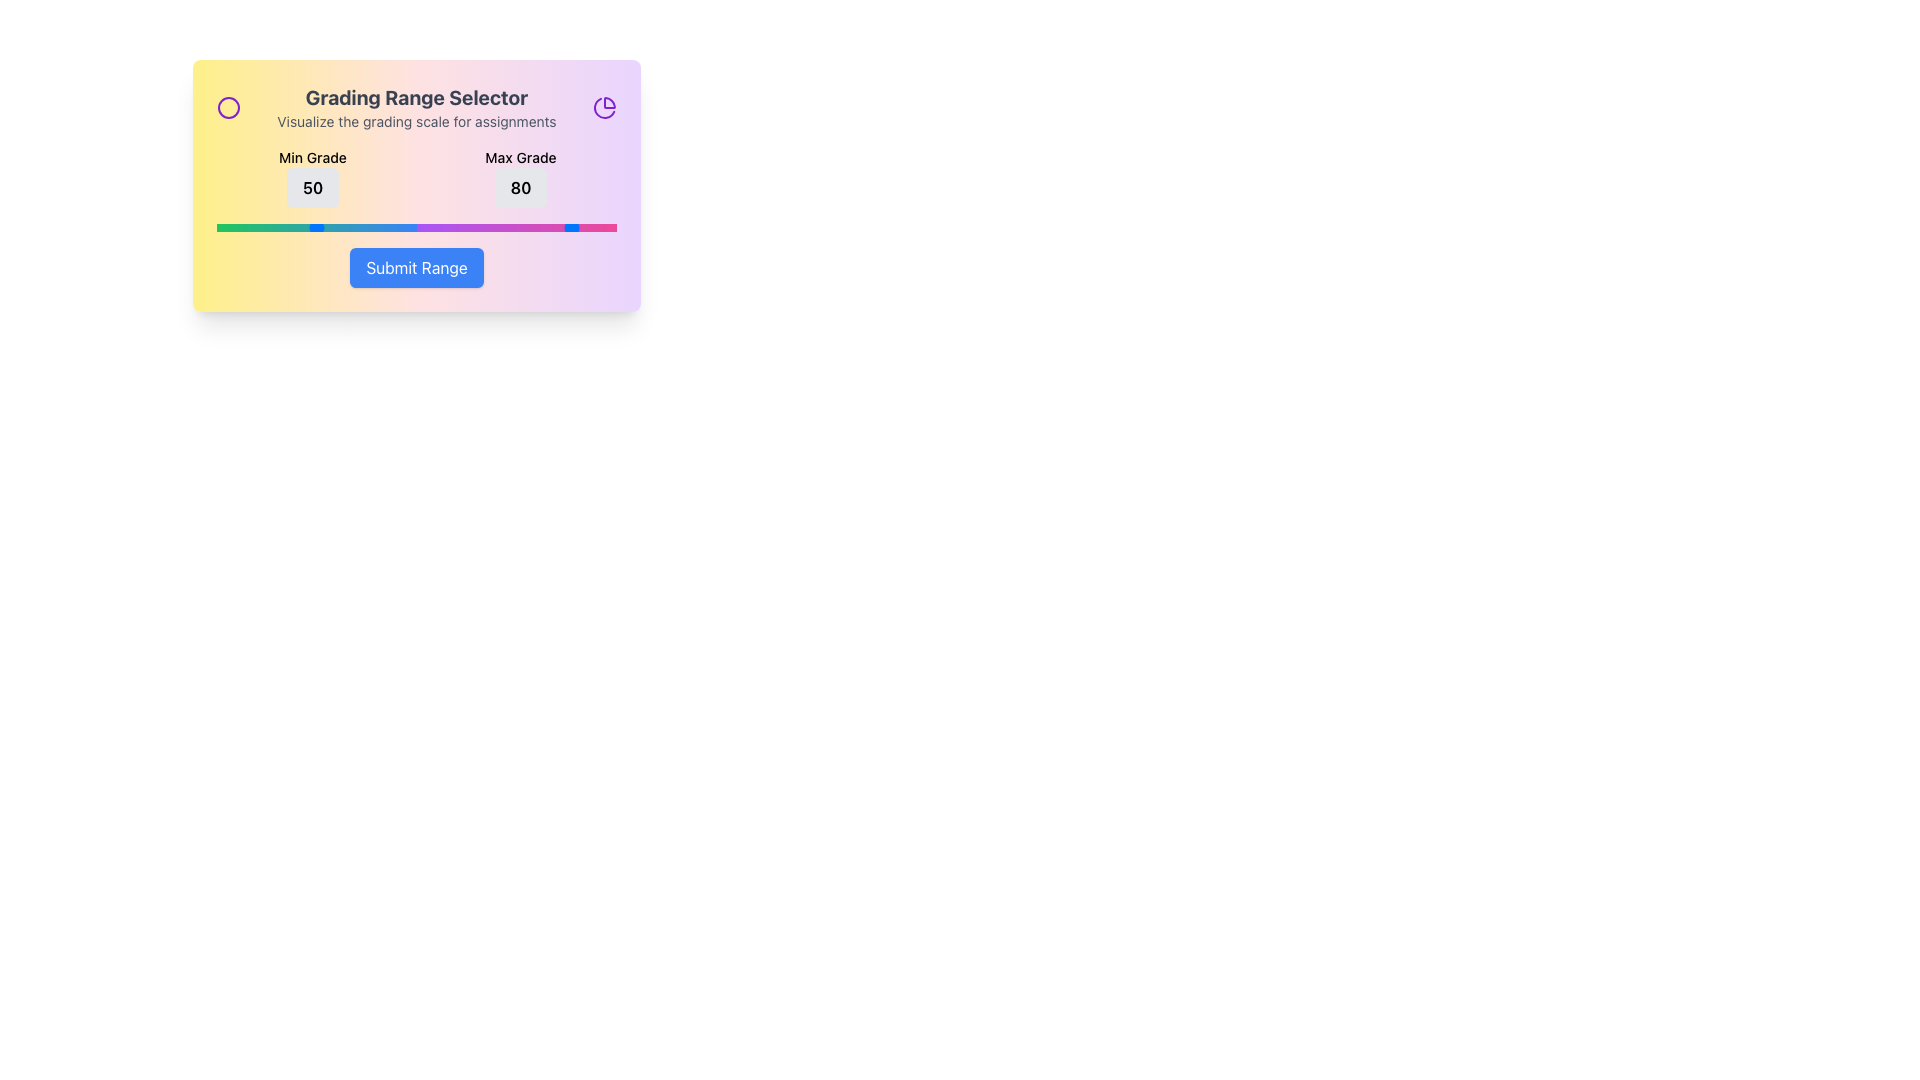  What do you see at coordinates (300, 226) in the screenshot?
I see `the slider value` at bounding box center [300, 226].